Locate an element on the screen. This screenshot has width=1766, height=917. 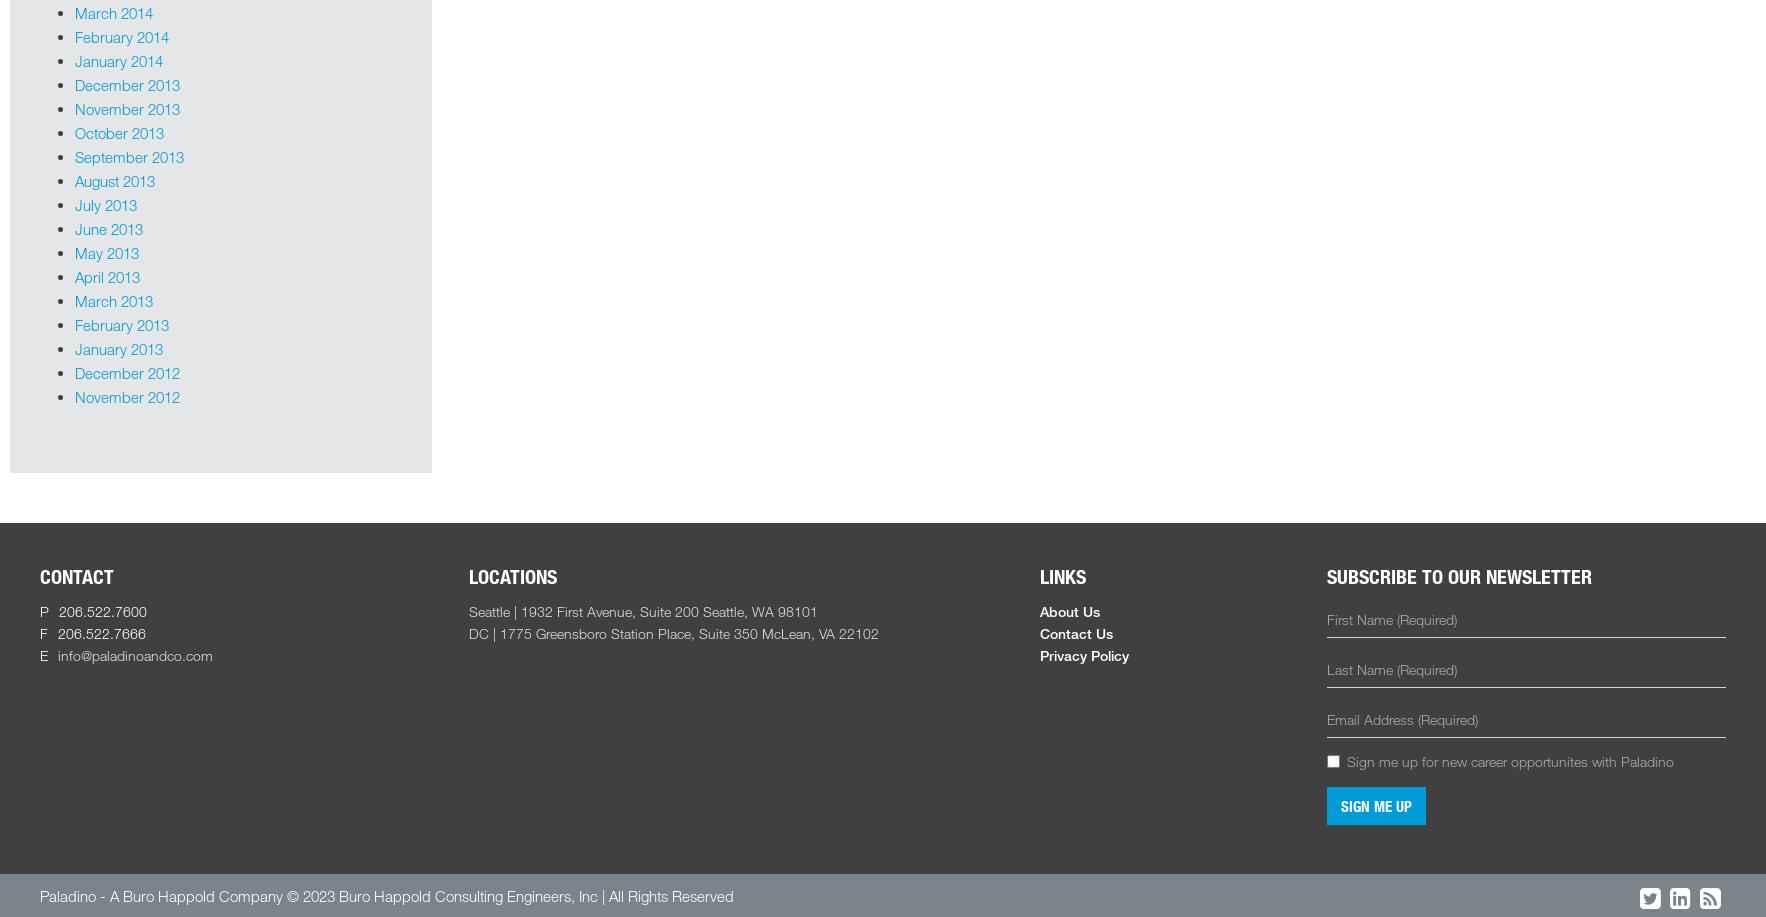
'Paladino -  A Buro Happold Company © 2023 Buro Happold Consulting Engineers, Inc | All Rights Reserved' is located at coordinates (385, 893).